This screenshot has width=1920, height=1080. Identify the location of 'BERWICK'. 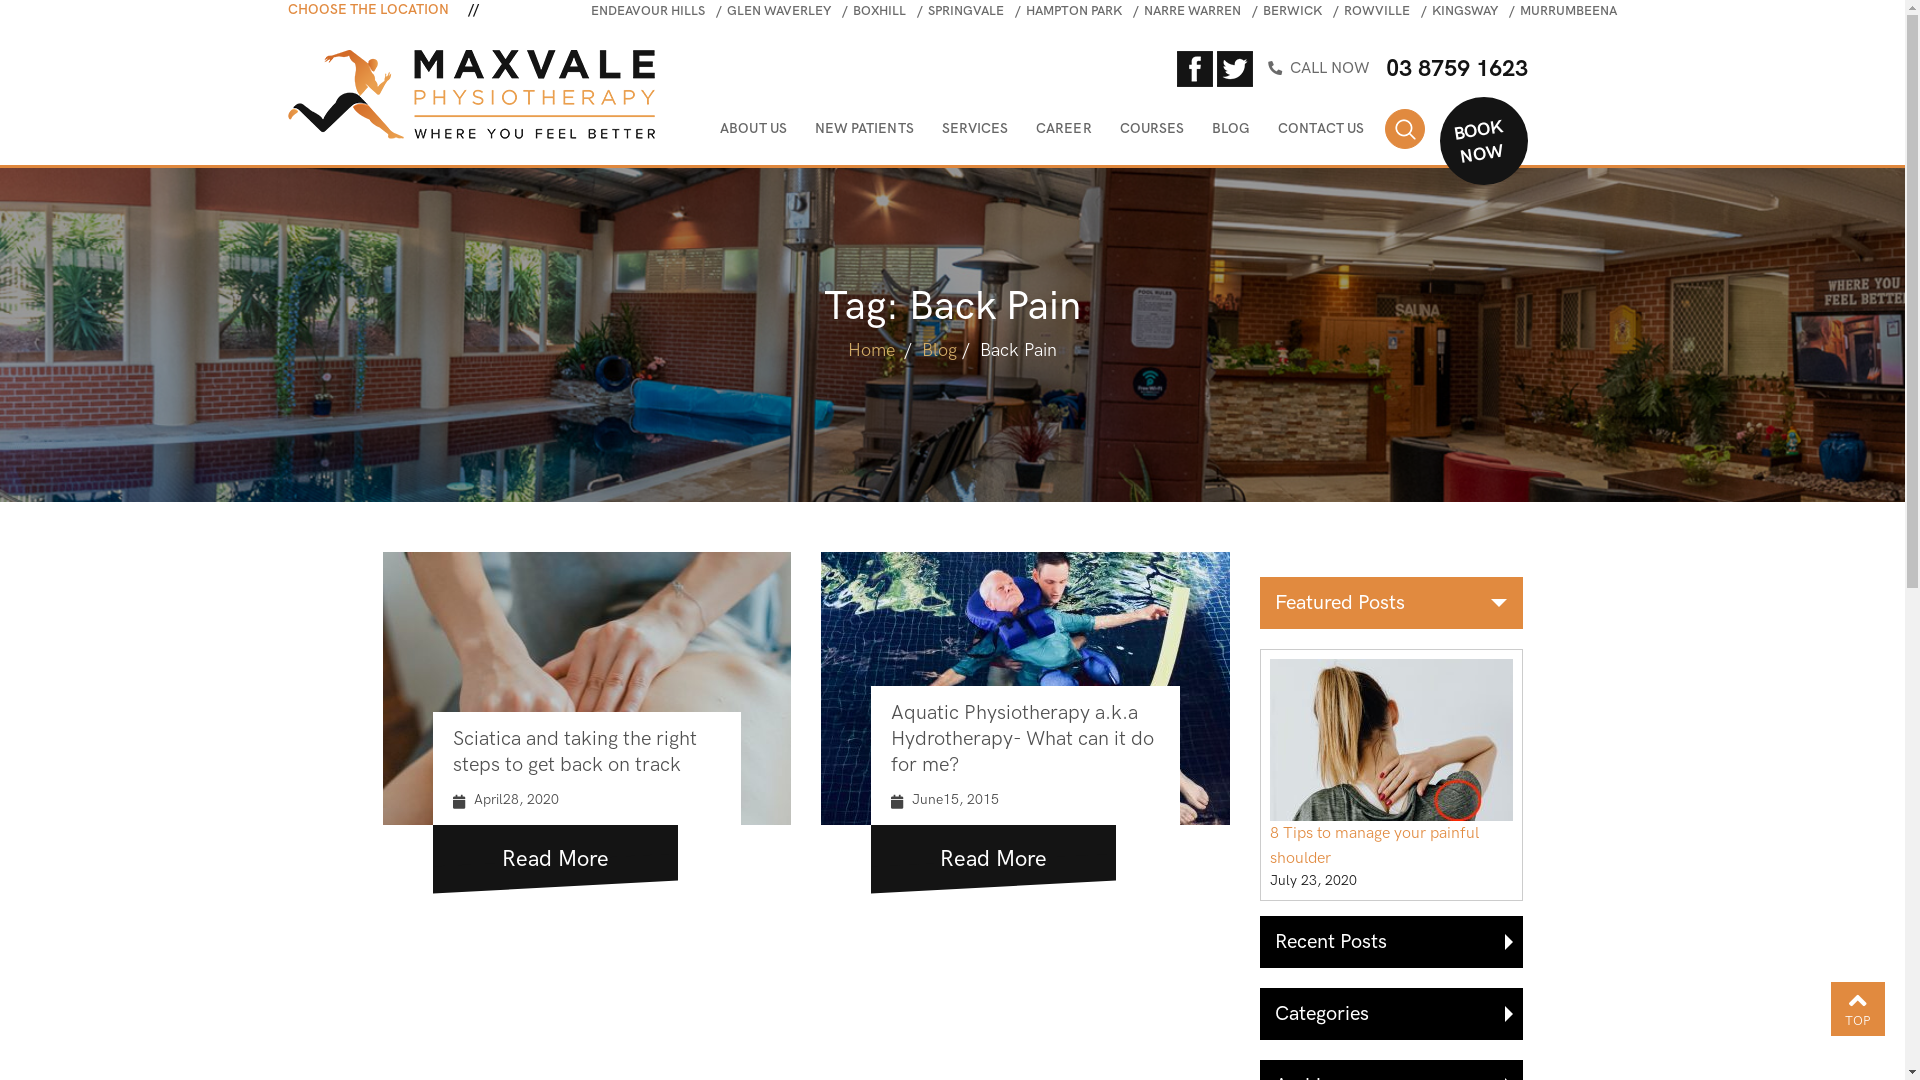
(1292, 11).